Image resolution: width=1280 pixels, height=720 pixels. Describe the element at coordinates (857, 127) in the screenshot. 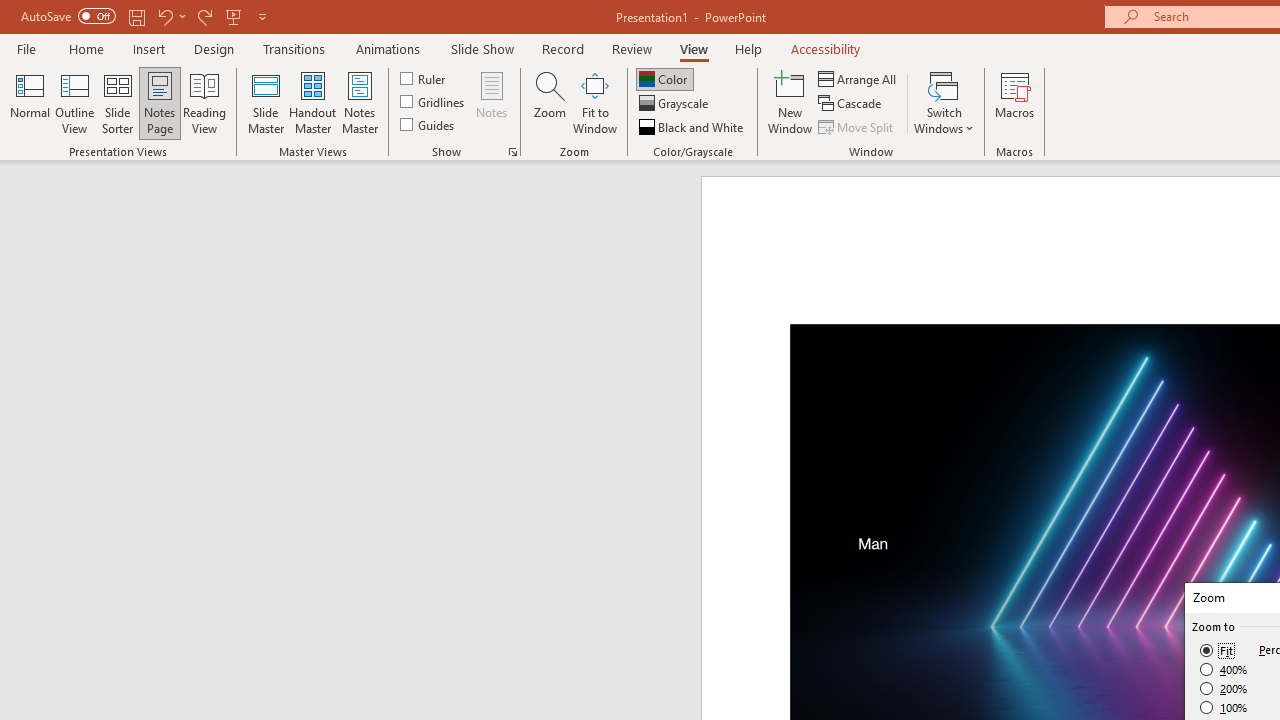

I see `'Move Split'` at that location.